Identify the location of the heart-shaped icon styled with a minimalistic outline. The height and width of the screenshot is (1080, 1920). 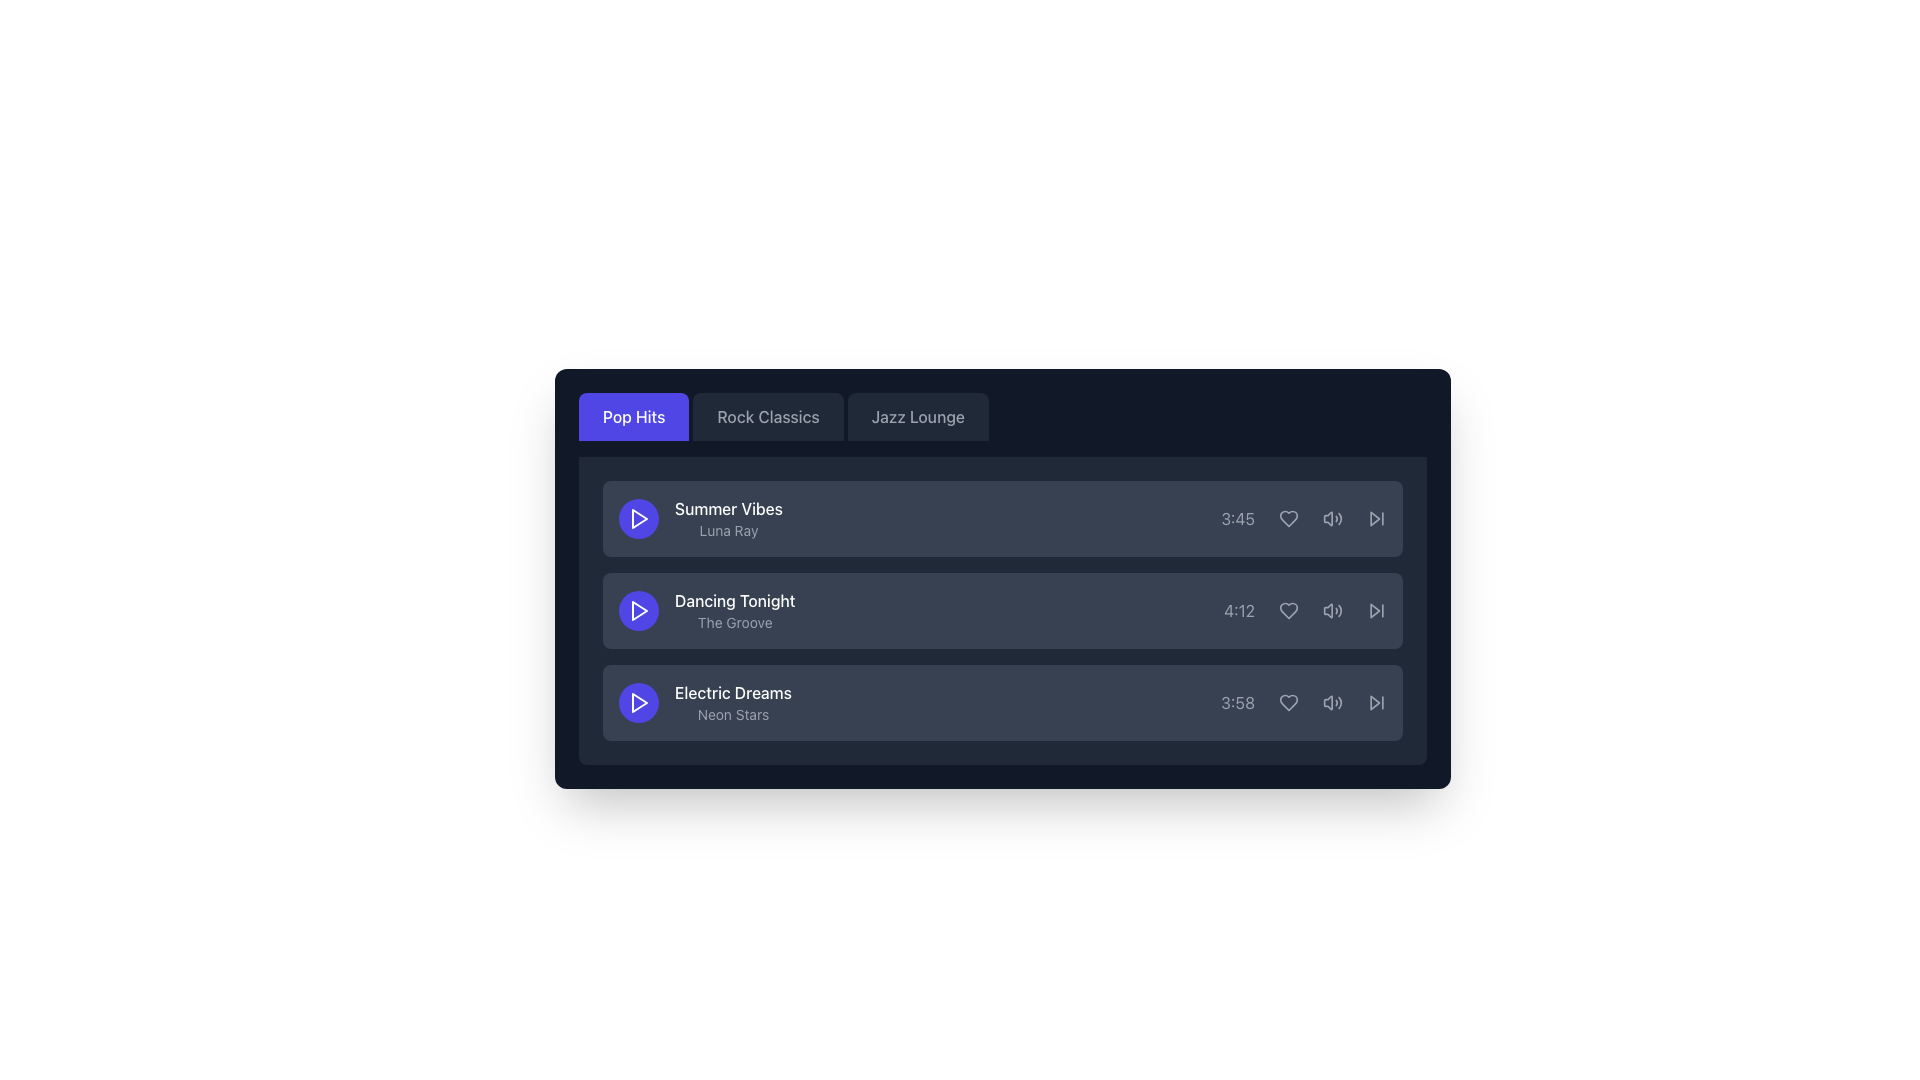
(1289, 701).